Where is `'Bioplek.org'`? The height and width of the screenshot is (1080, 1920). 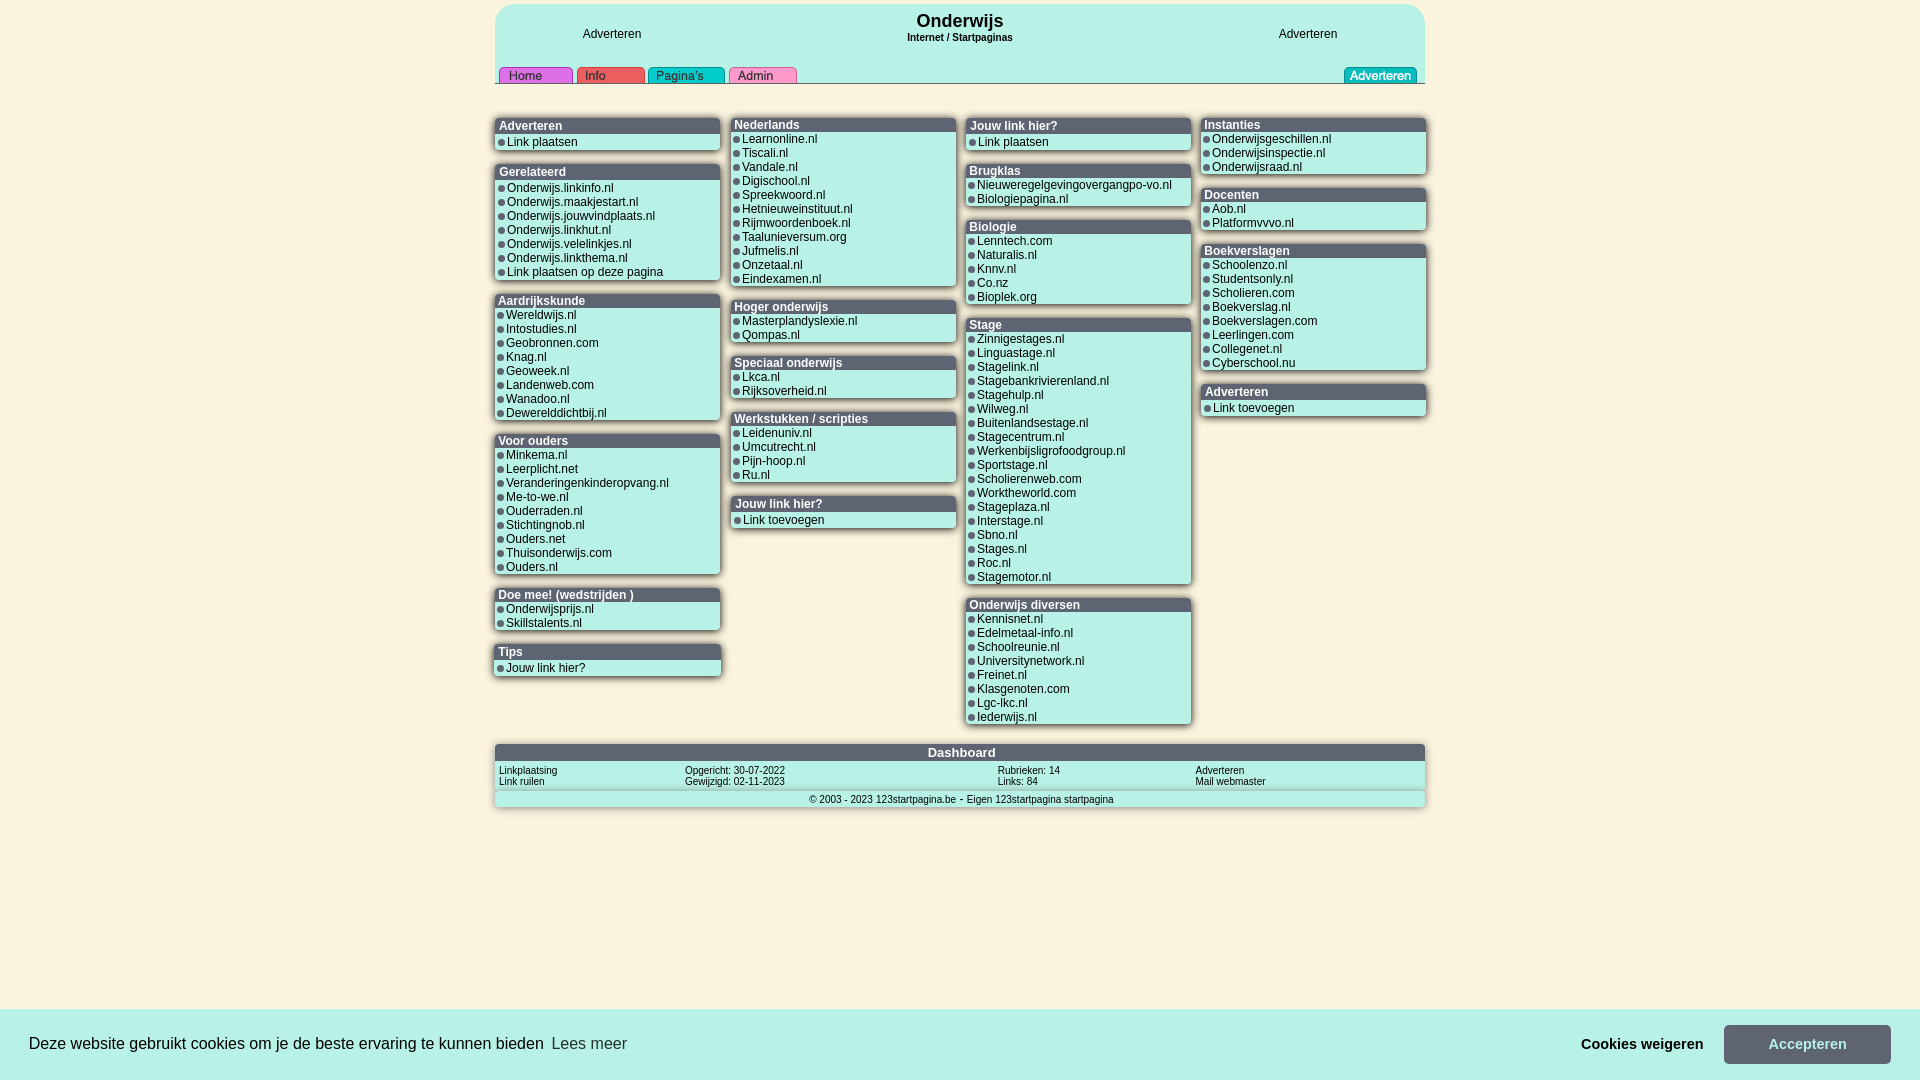 'Bioplek.org' is located at coordinates (1007, 297).